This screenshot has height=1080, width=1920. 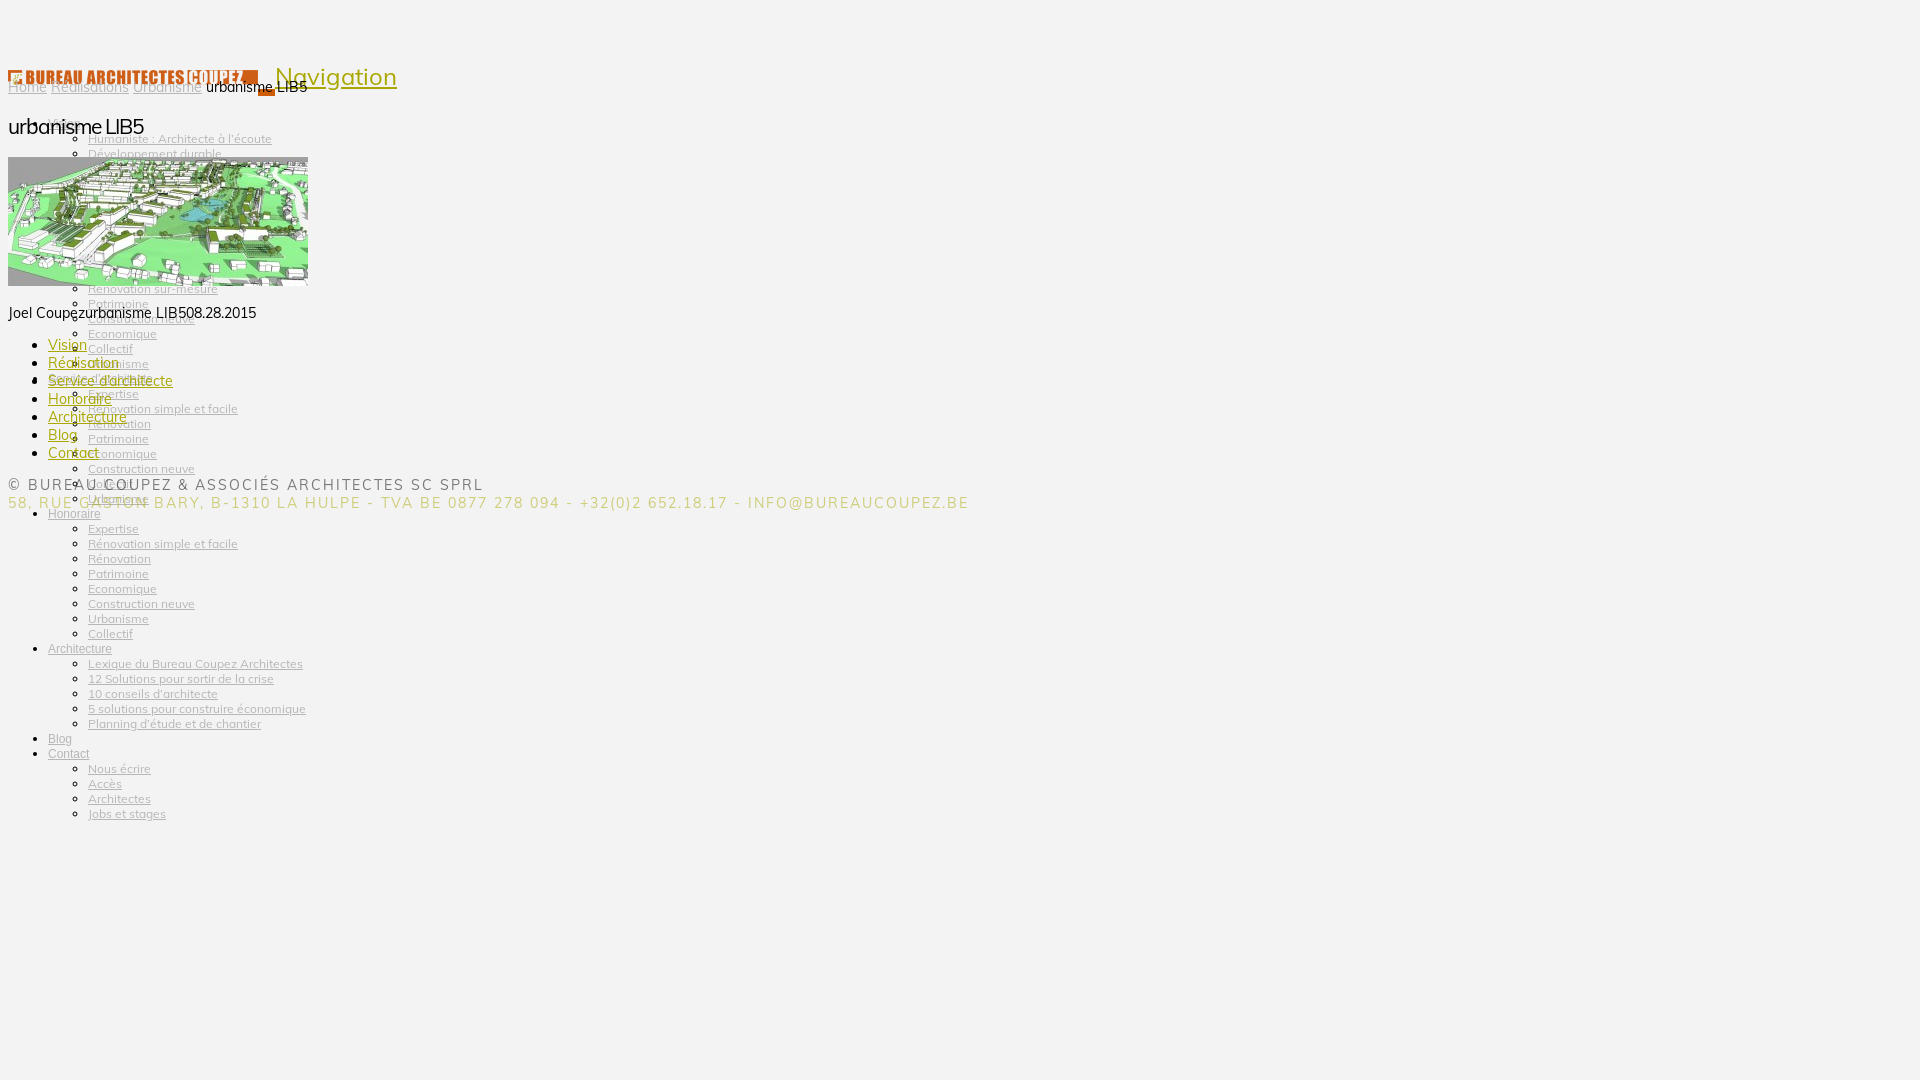 I want to click on 'Navigation', so click(x=336, y=75).